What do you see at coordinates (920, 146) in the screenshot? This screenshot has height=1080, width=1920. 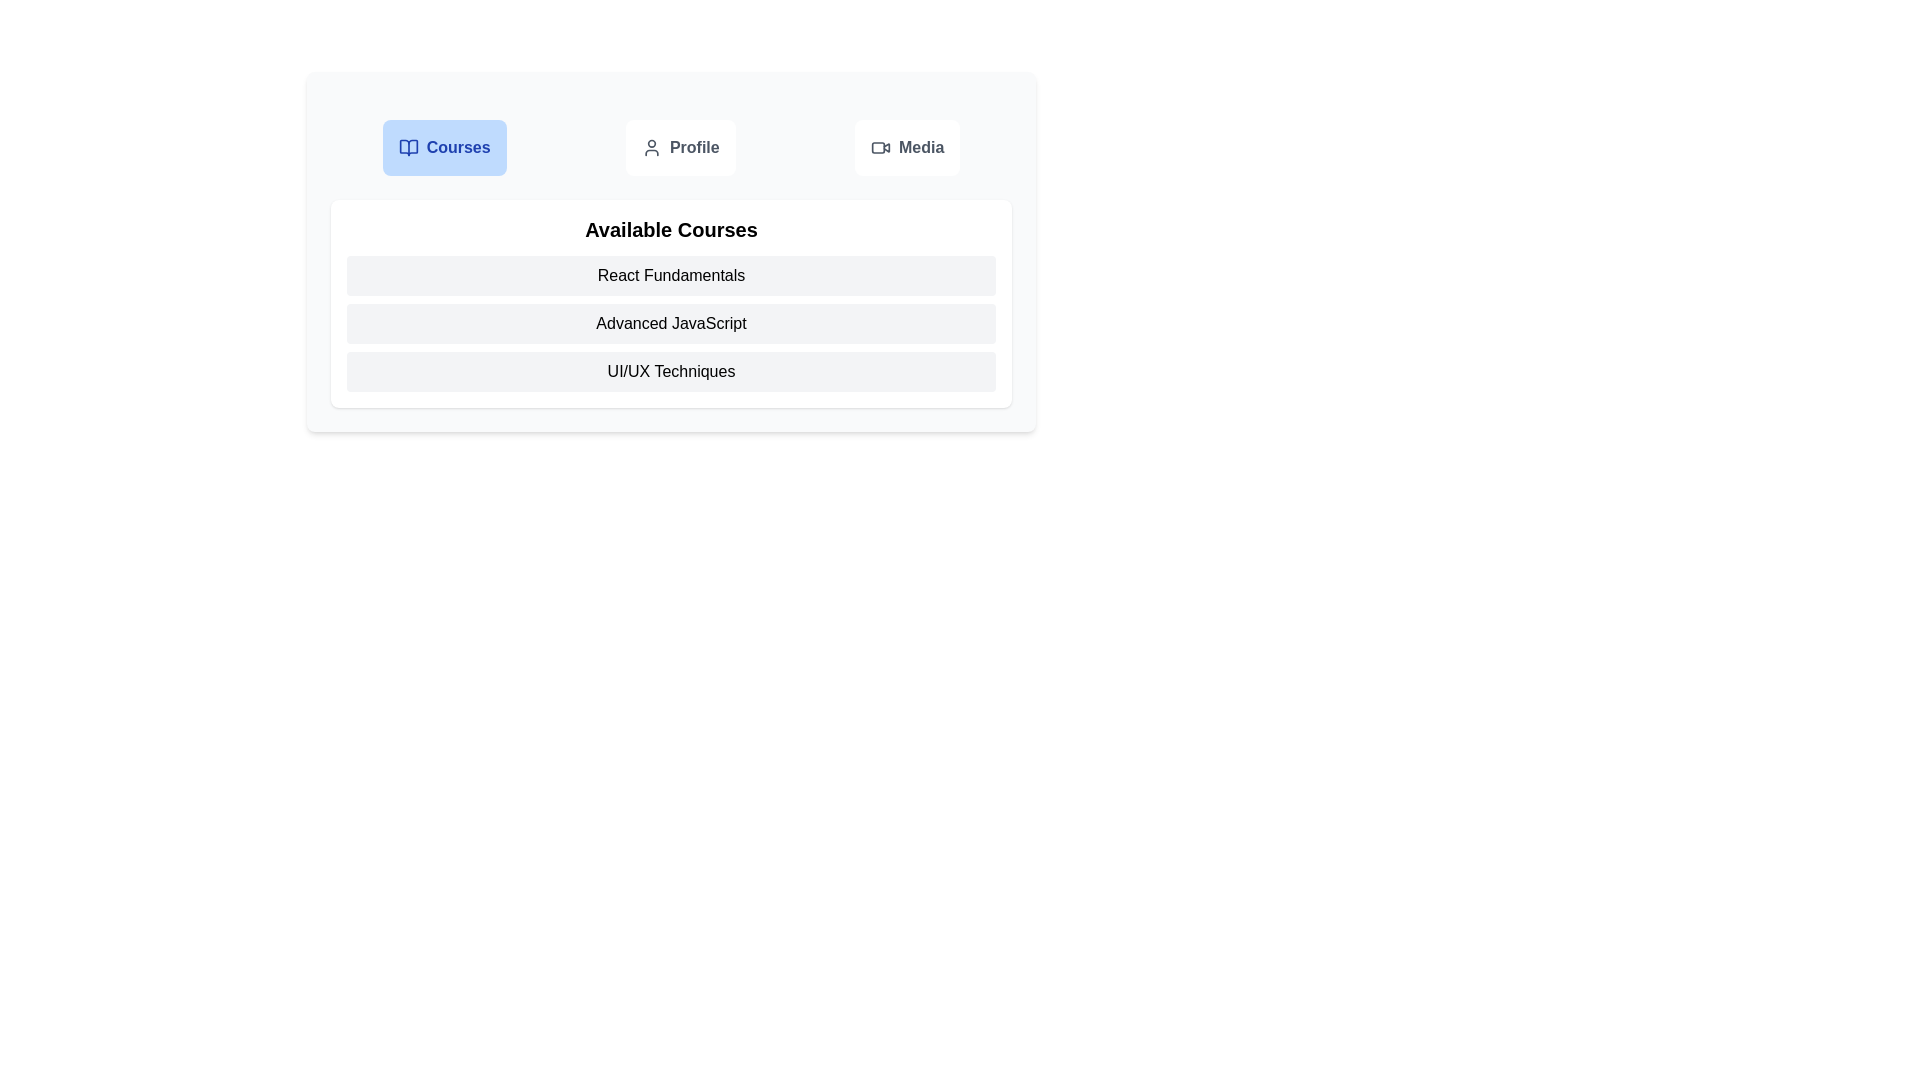 I see `the button labeled 'Media' which is styled in gray font and located in the top-right corner of the interface, next to the 'Profile' button and associated with a video camera icon` at bounding box center [920, 146].